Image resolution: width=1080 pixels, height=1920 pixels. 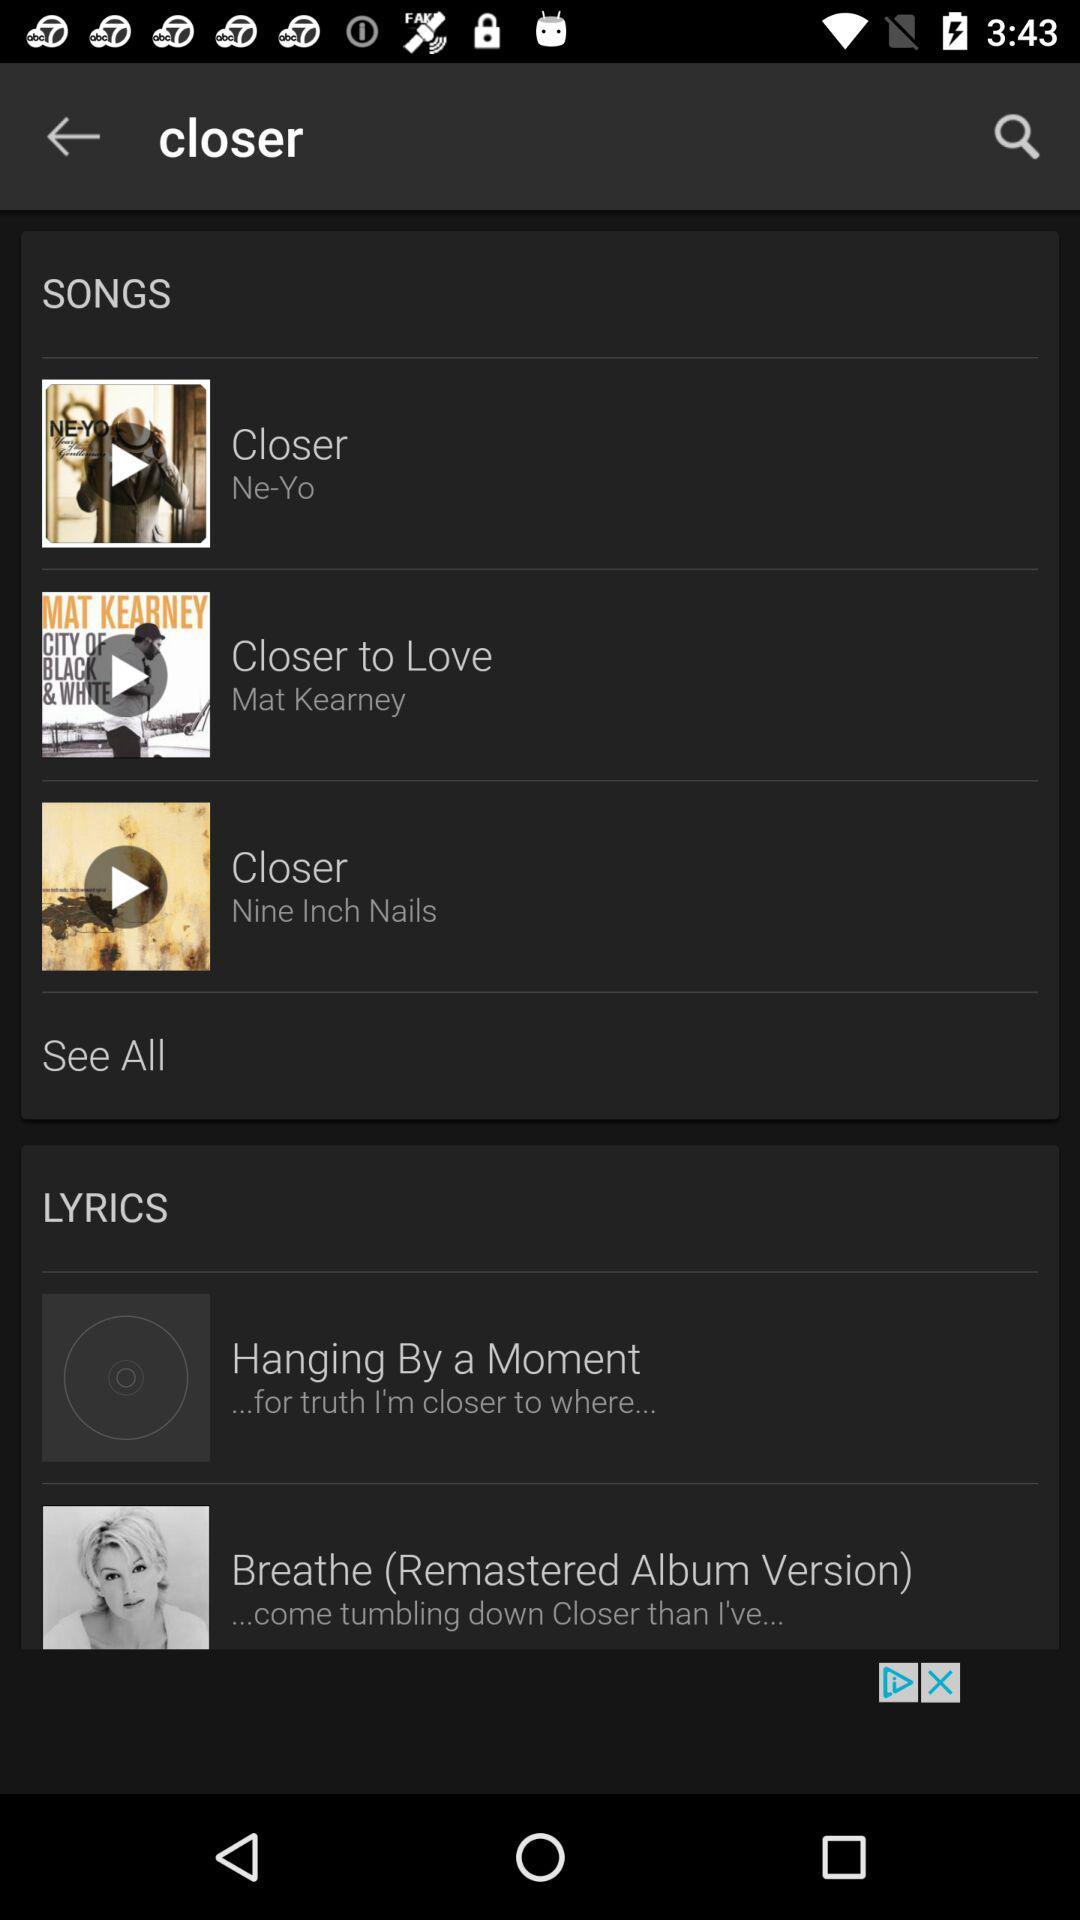 I want to click on closer by ne-ya, so click(x=126, y=462).